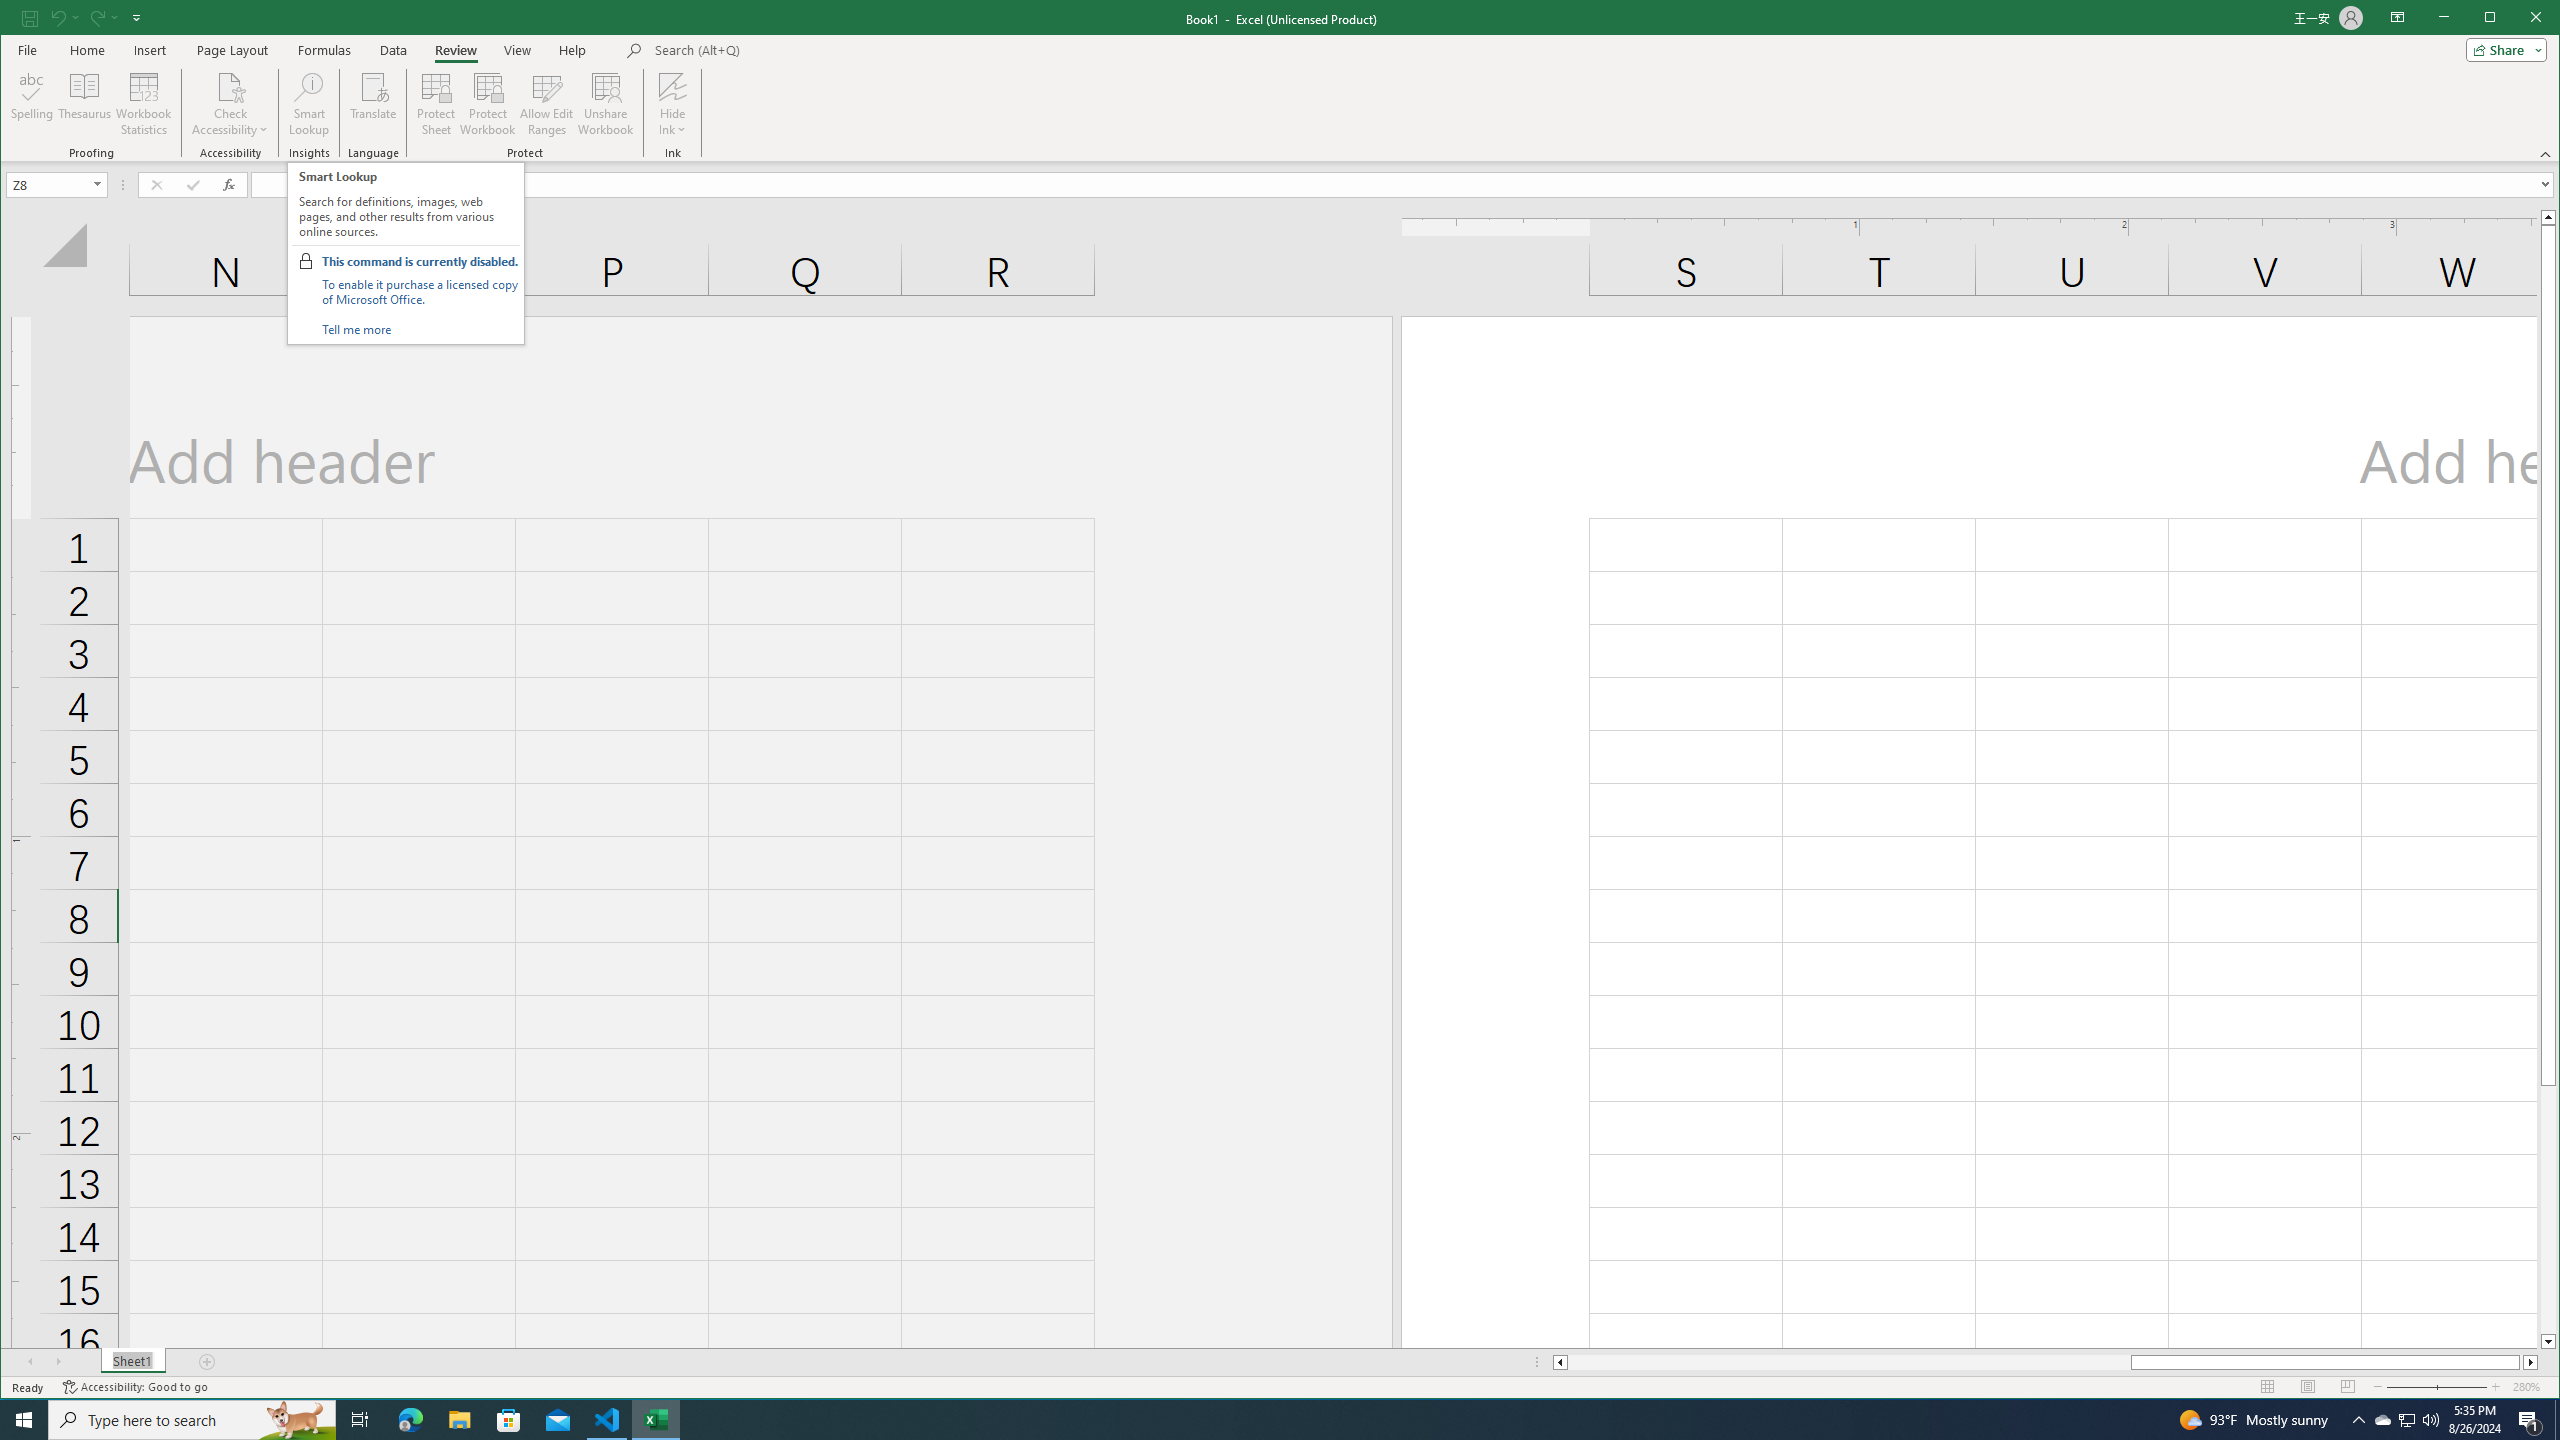 The image size is (2560, 1440). I want to click on 'Hide Ink', so click(672, 85).